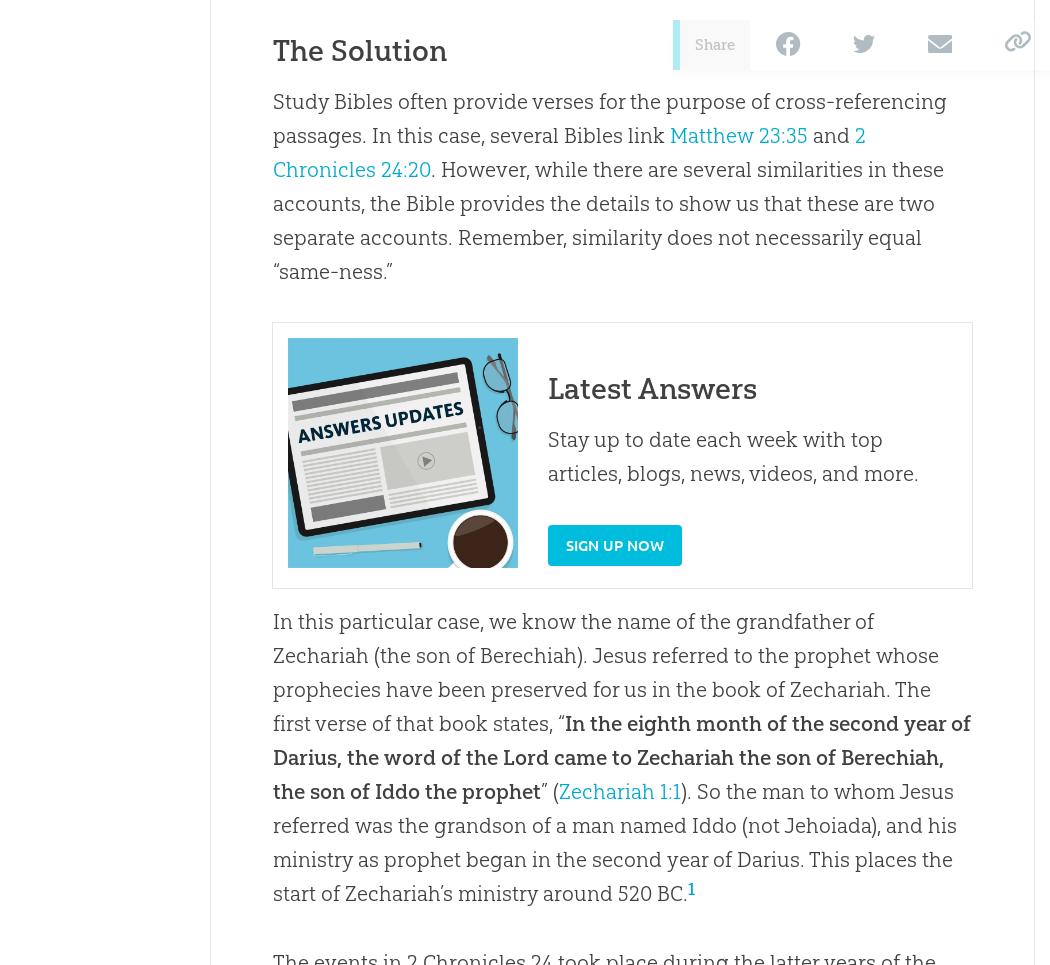  Describe the element at coordinates (614, 542) in the screenshot. I see `'Sign Up Now'` at that location.